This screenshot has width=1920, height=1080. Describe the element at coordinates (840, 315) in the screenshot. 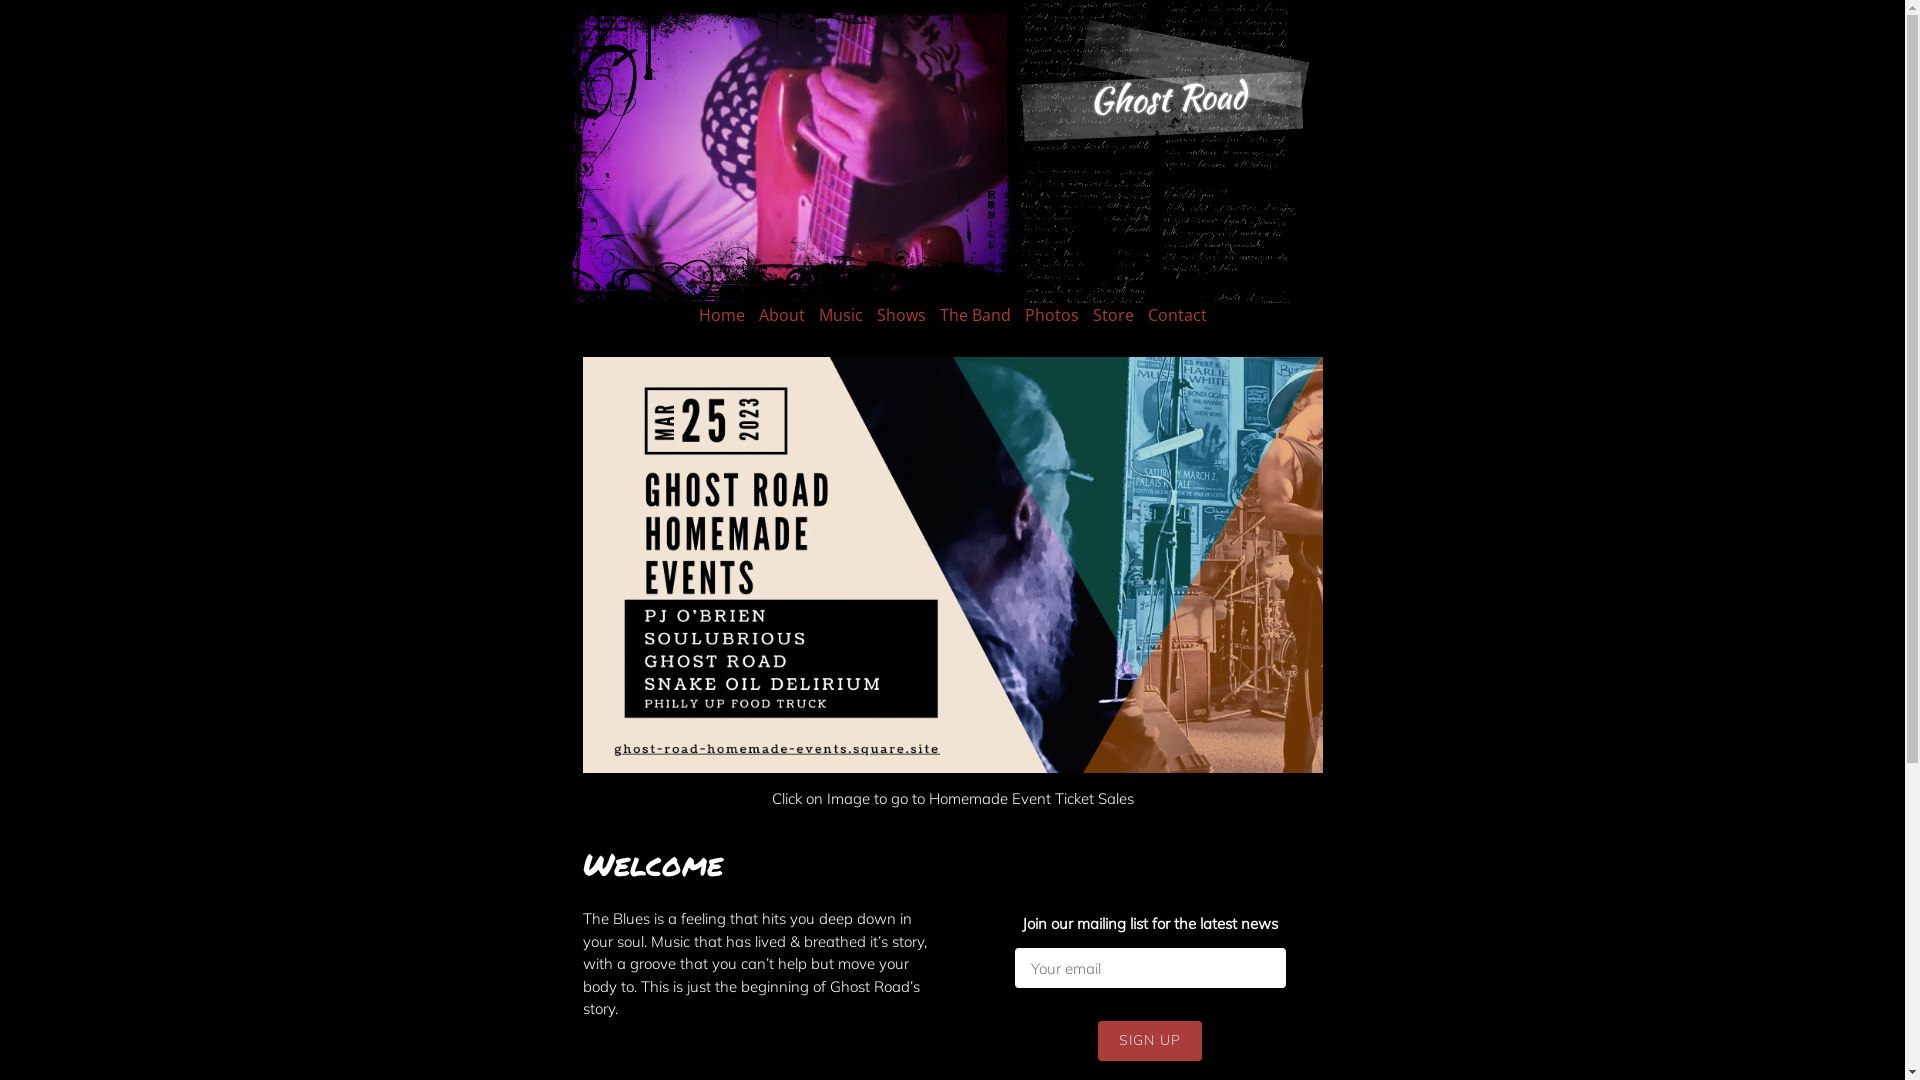

I see `'Music'` at that location.